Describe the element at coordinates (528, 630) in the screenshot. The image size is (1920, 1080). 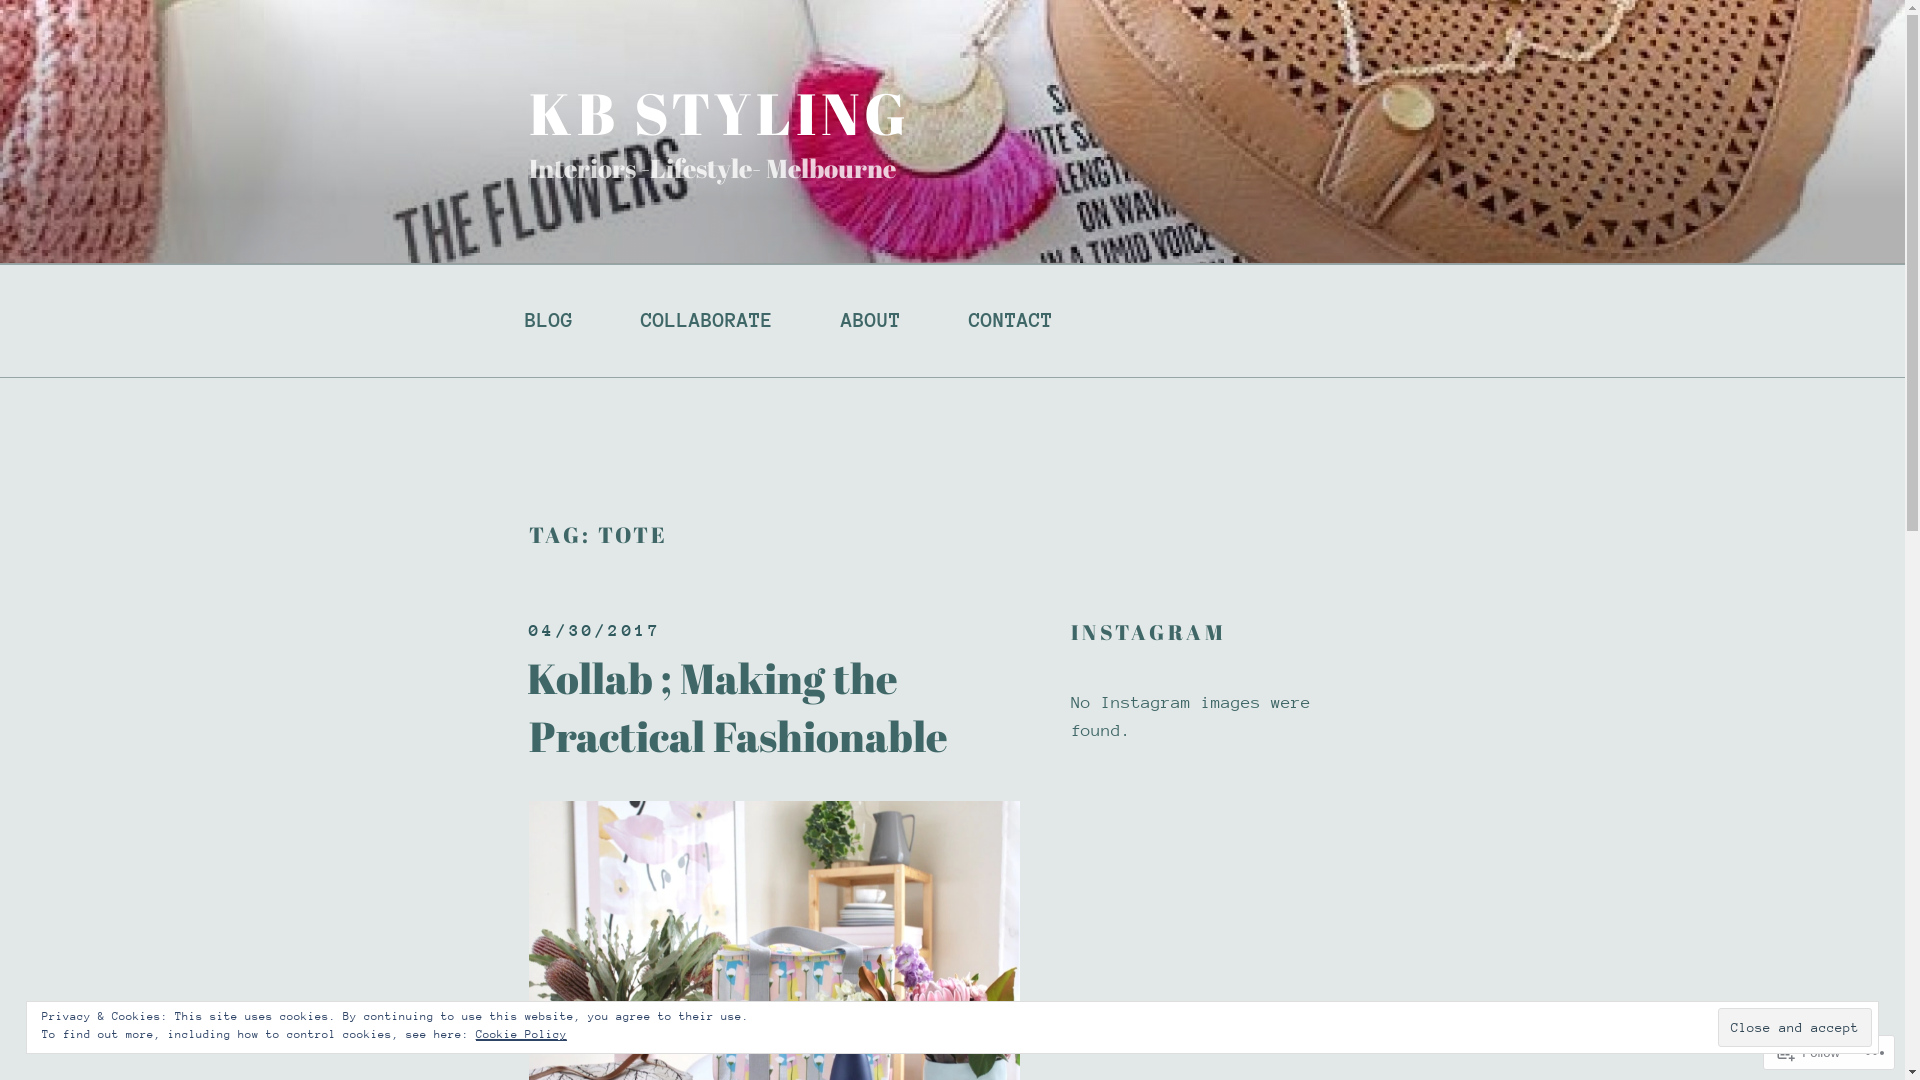
I see `'04/30/2017'` at that location.